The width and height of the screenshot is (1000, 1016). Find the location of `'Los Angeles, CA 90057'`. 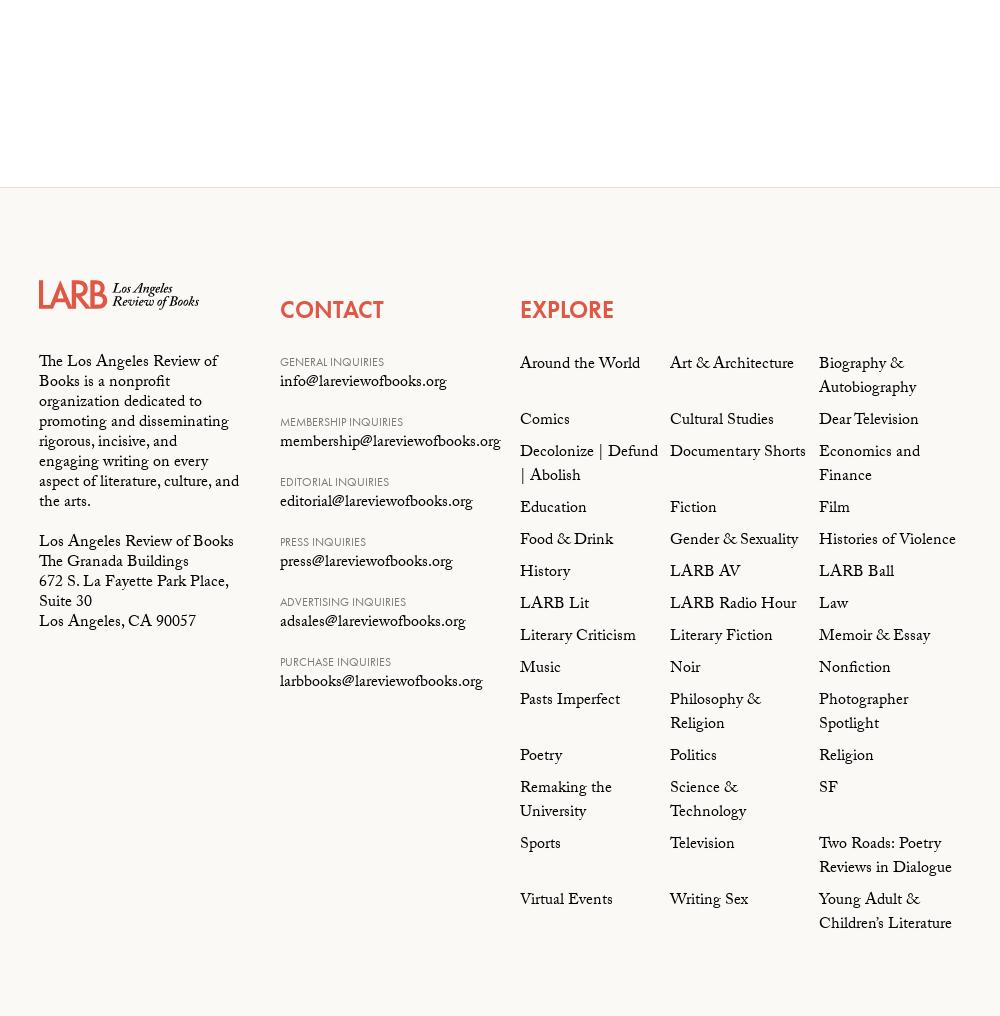

'Los Angeles, CA 90057' is located at coordinates (116, 623).